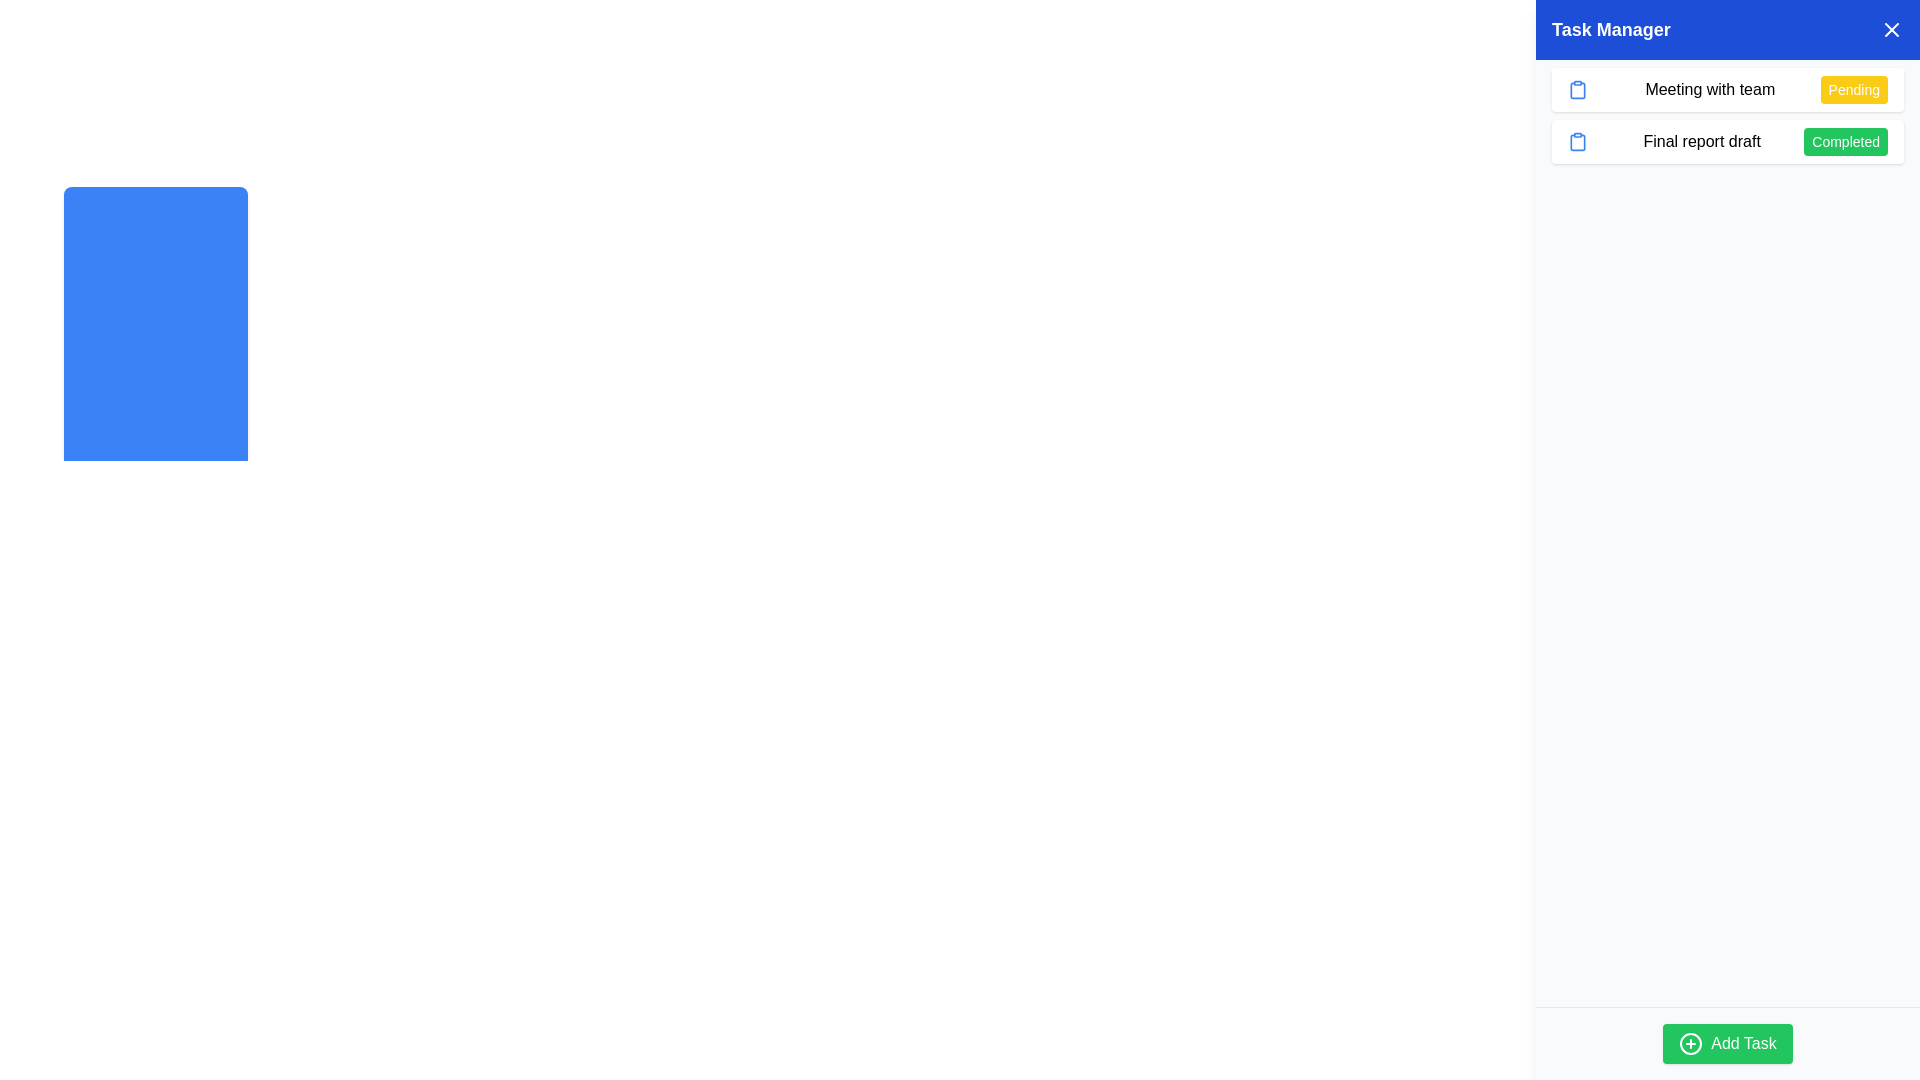  I want to click on the Status Indicator located, so click(1845, 141).